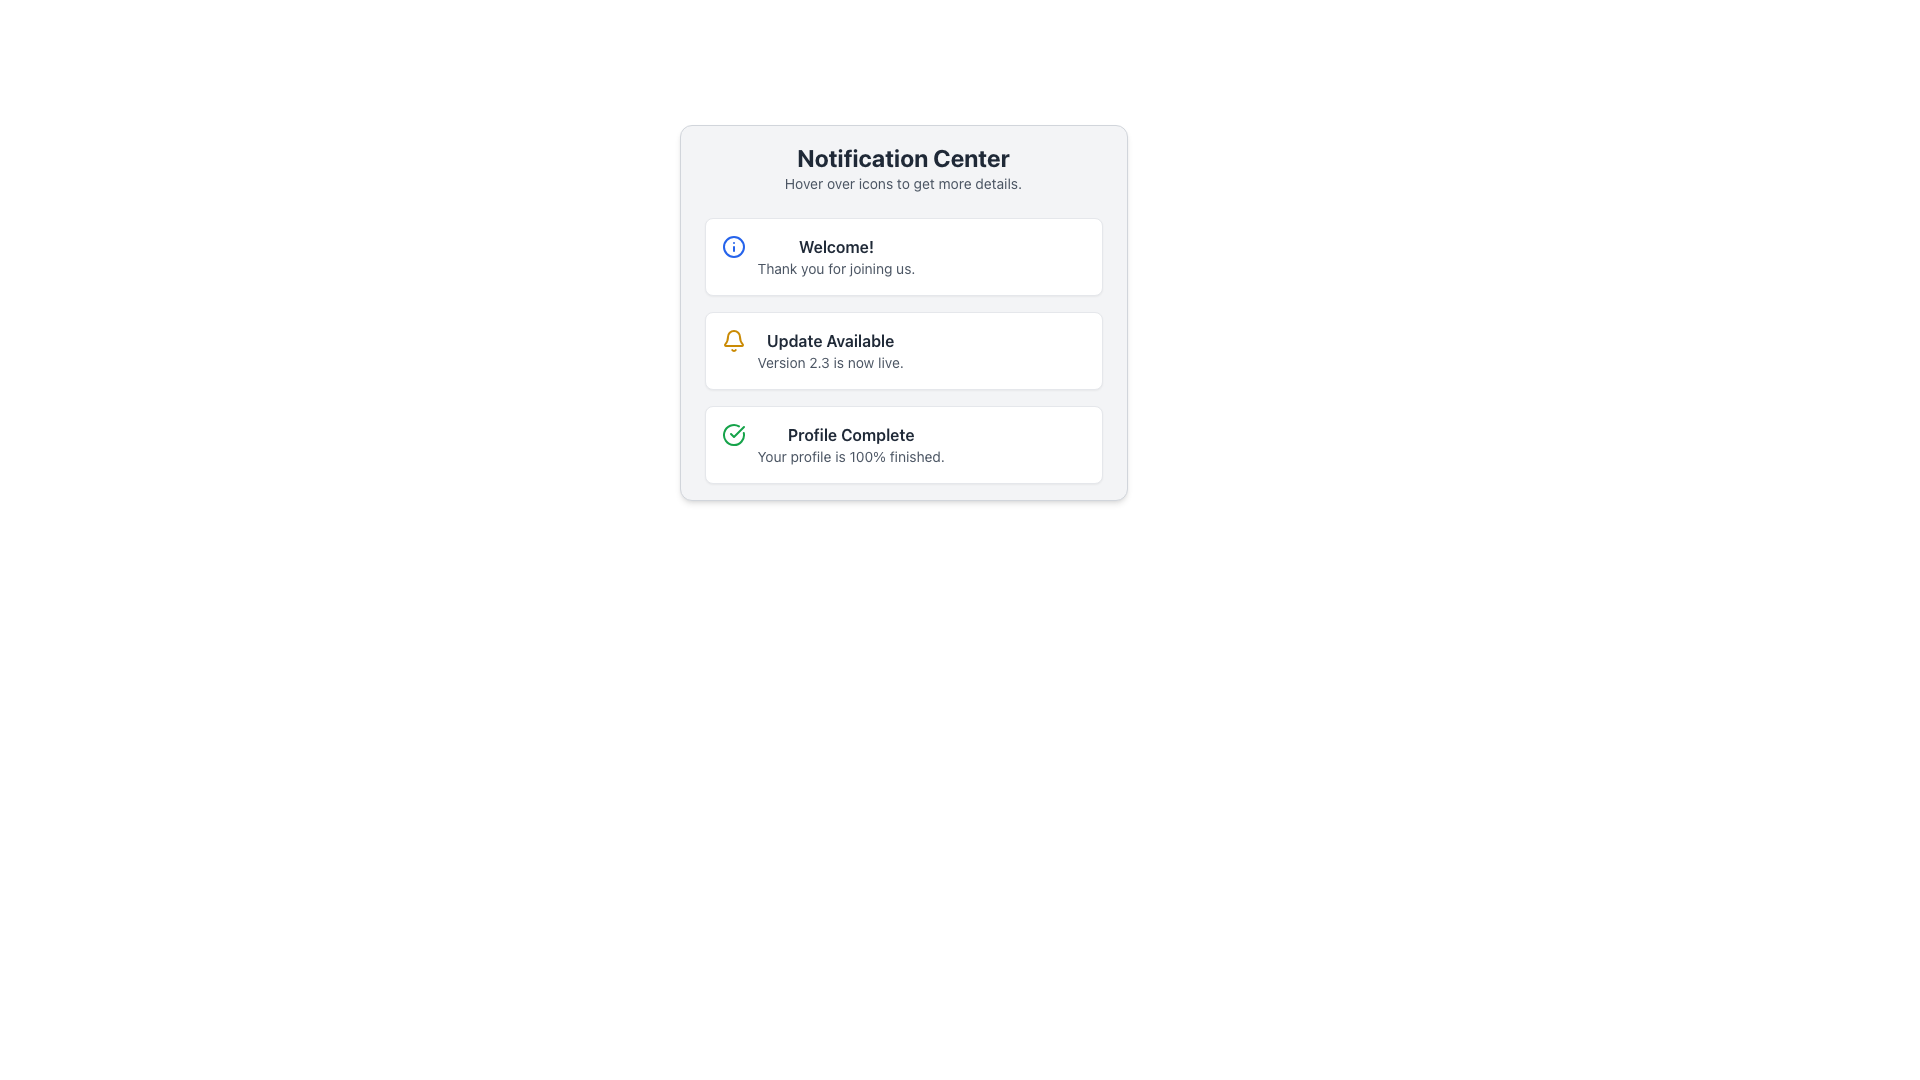 This screenshot has width=1920, height=1080. Describe the element at coordinates (732, 339) in the screenshot. I see `the notification icon representing the 'Update Available' alert, located at the beginning of the second notification card titled 'Update Available'` at that location.